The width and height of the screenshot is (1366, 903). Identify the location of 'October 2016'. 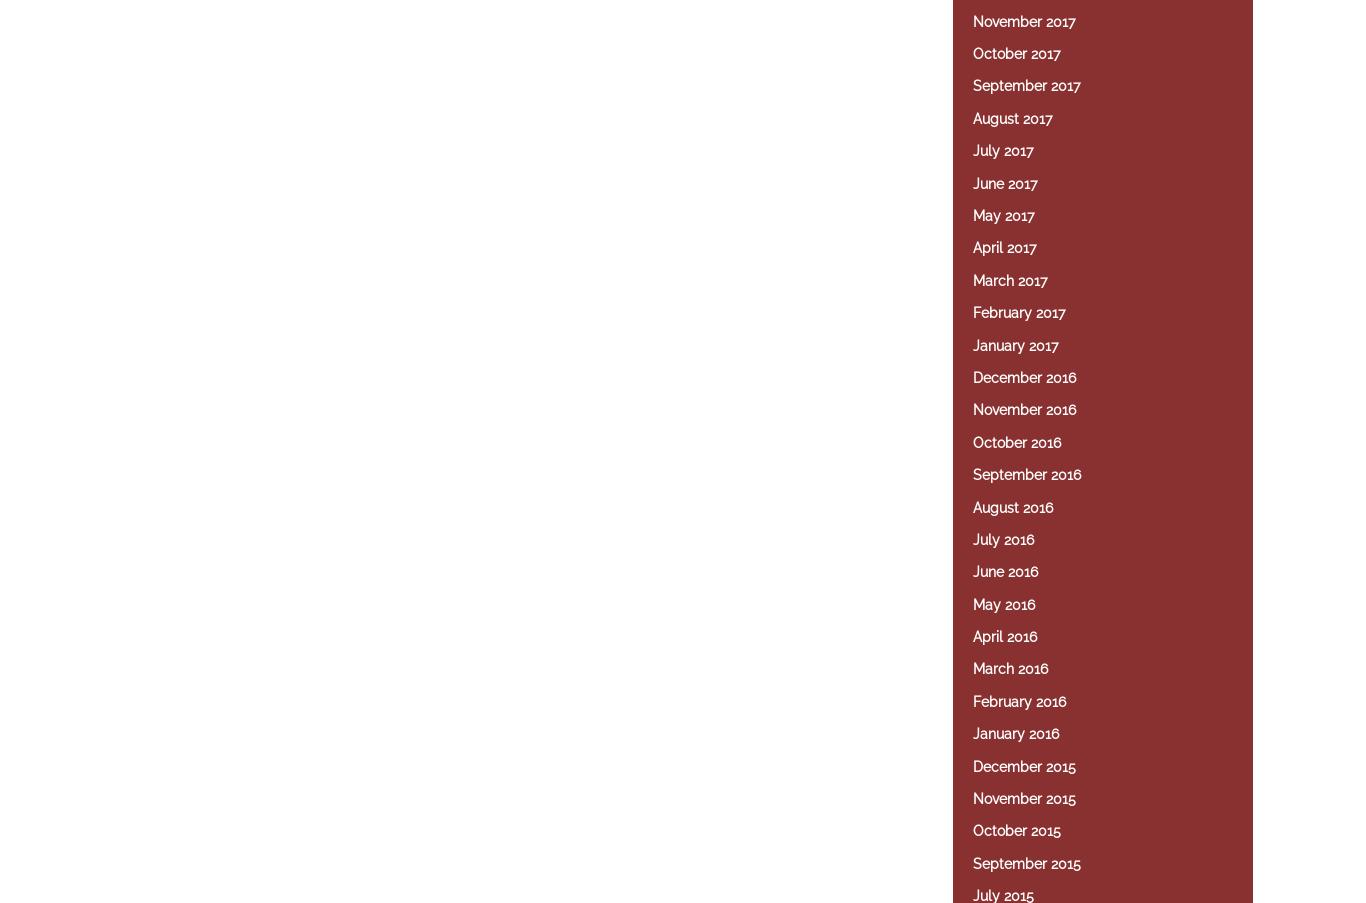
(1016, 441).